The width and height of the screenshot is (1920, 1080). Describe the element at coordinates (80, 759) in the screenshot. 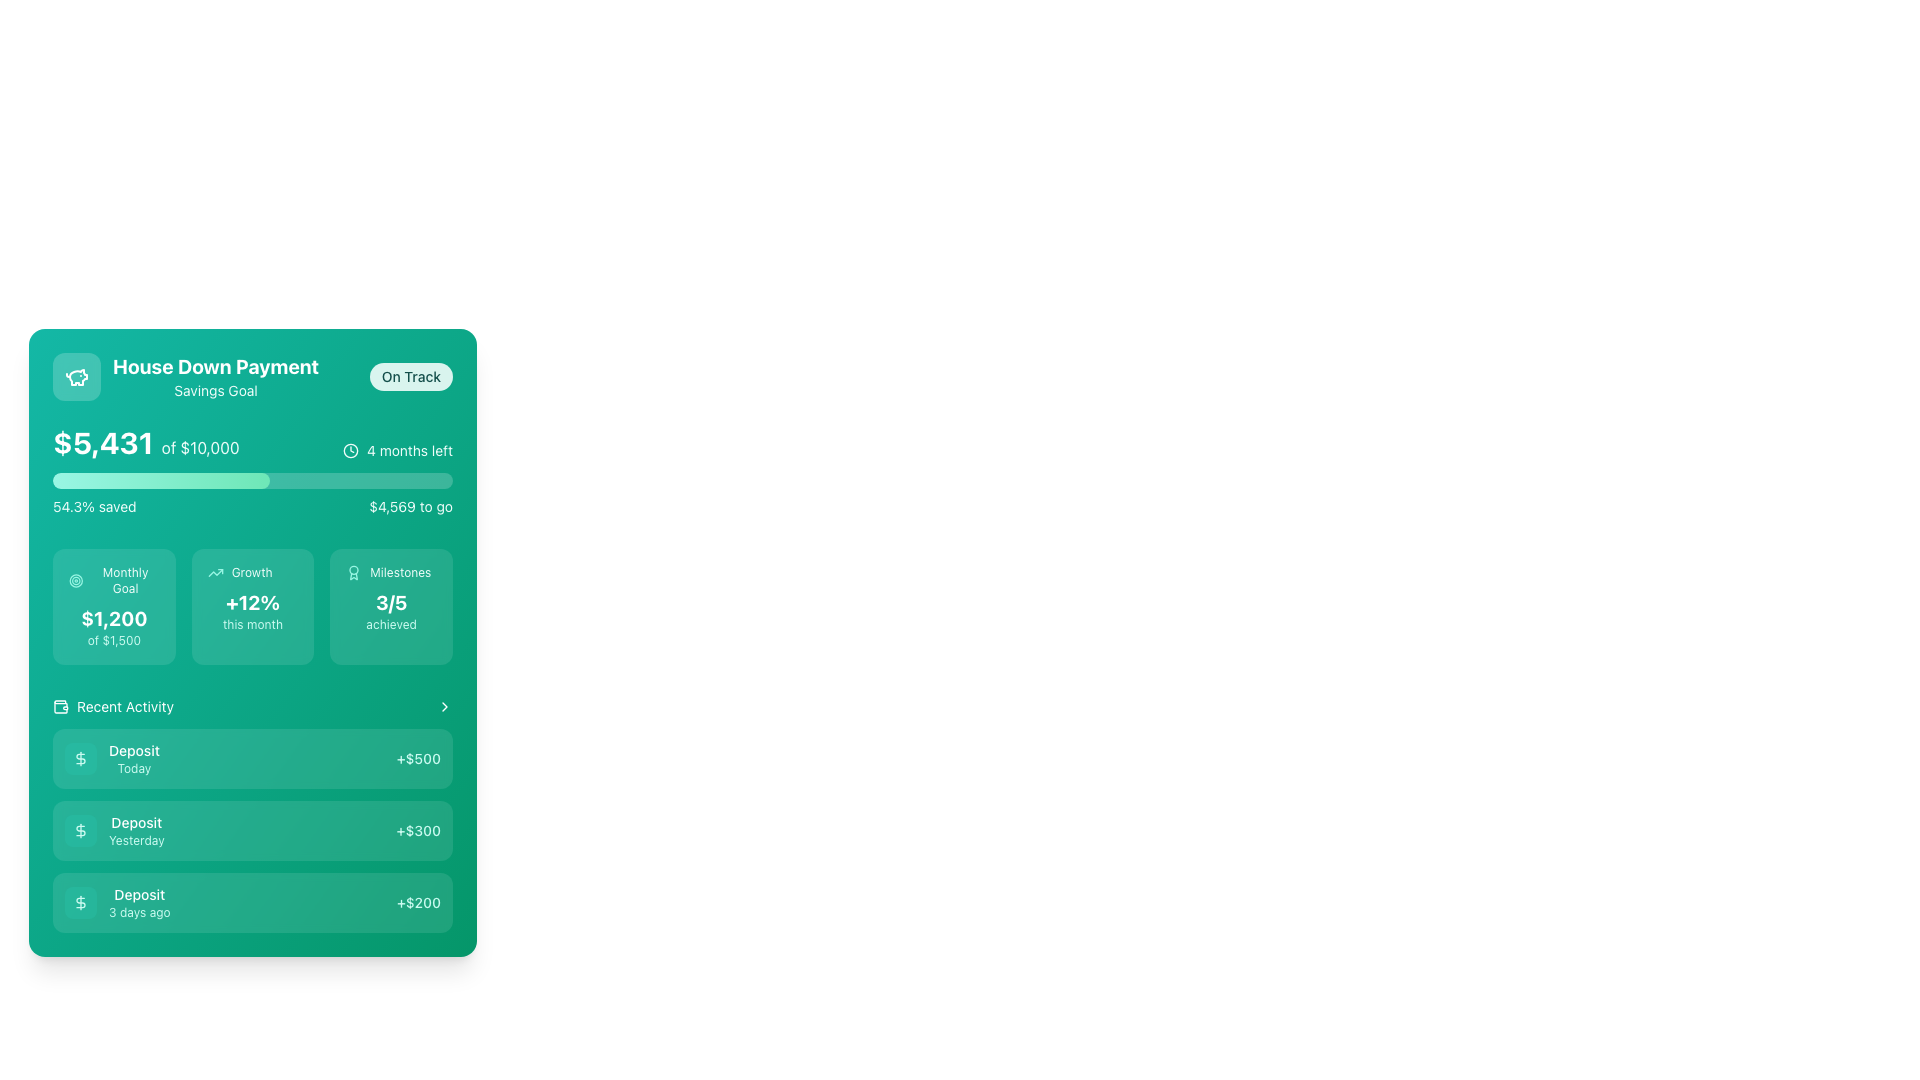

I see `the dollar sign icon representing a deposit entry, which is styled with an outline design and surrounded by teal shading, located in the recent activity section to the left of 'Deposit Today'` at that location.